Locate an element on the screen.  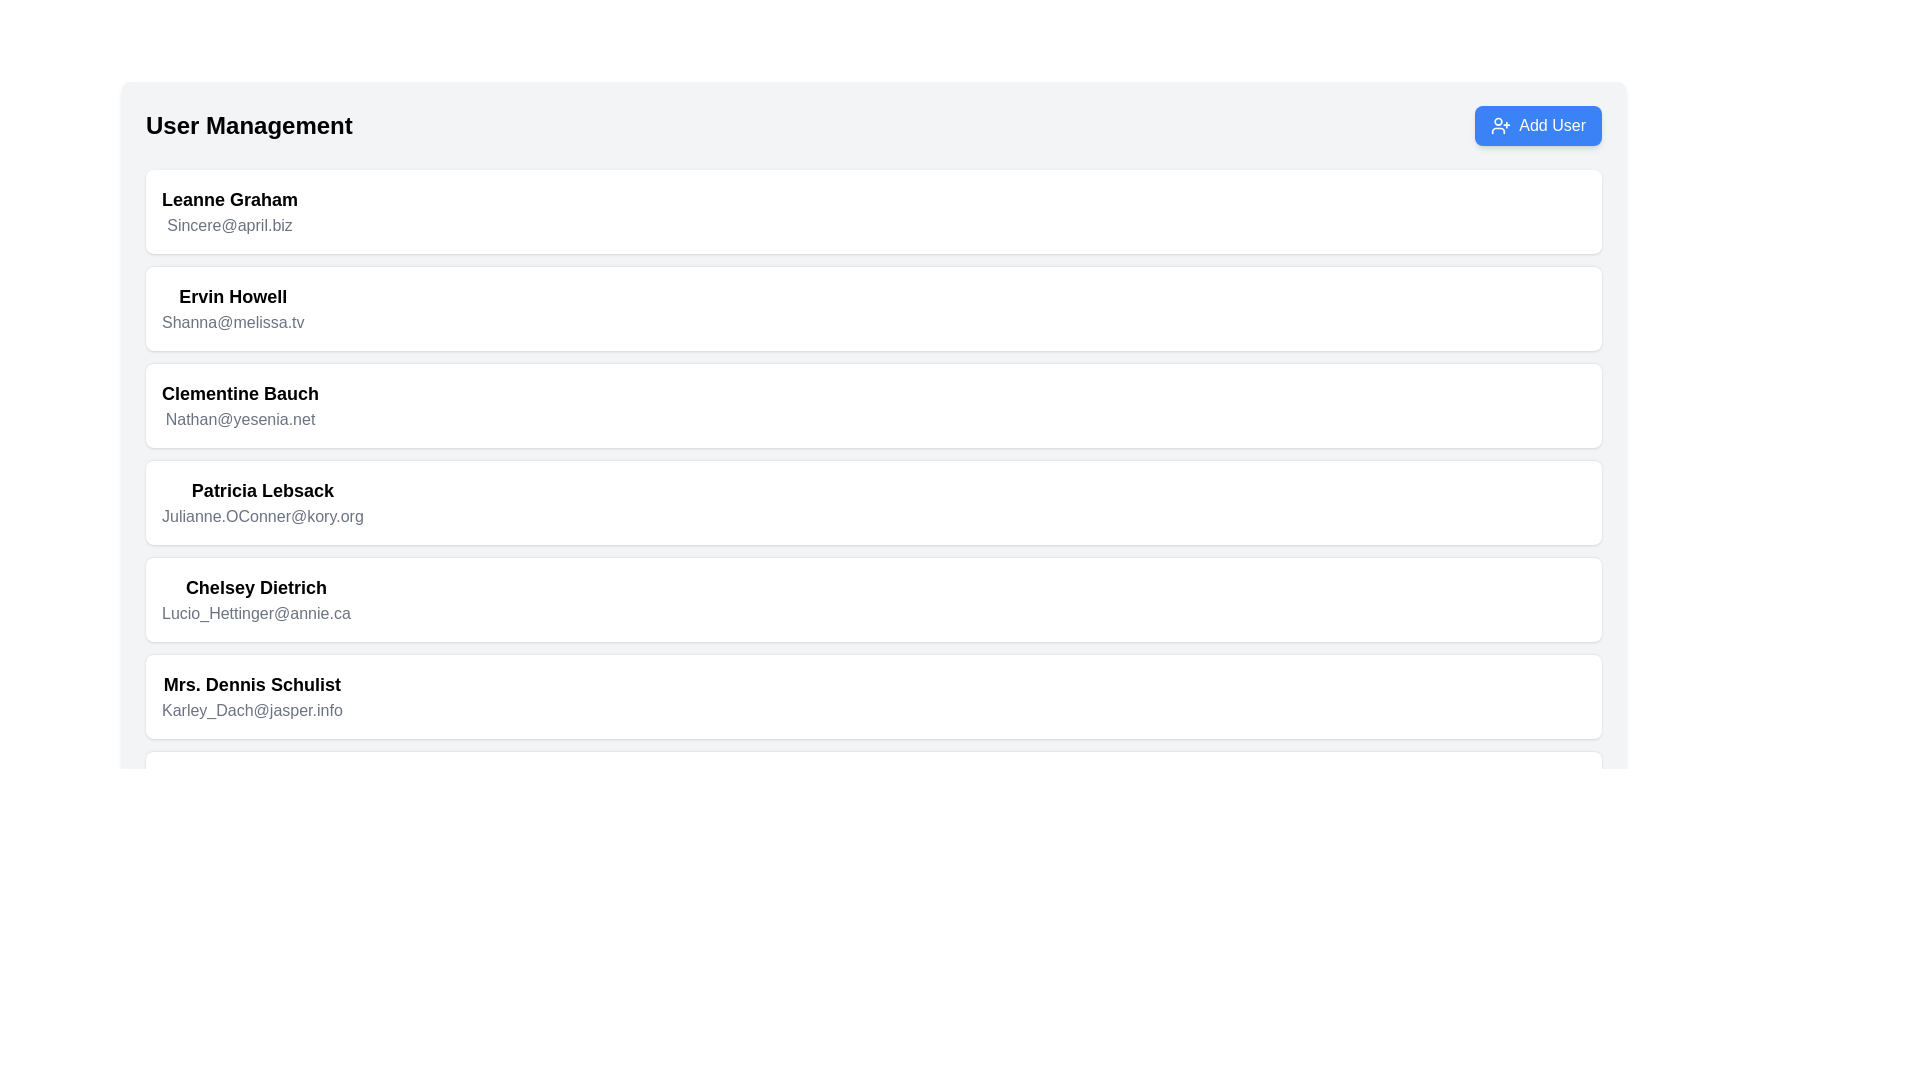
the text block displaying the name 'Leanne Graham' and email 'Sincere@april.biz', which is located in the upper left section of the user management interface is located at coordinates (230, 212).